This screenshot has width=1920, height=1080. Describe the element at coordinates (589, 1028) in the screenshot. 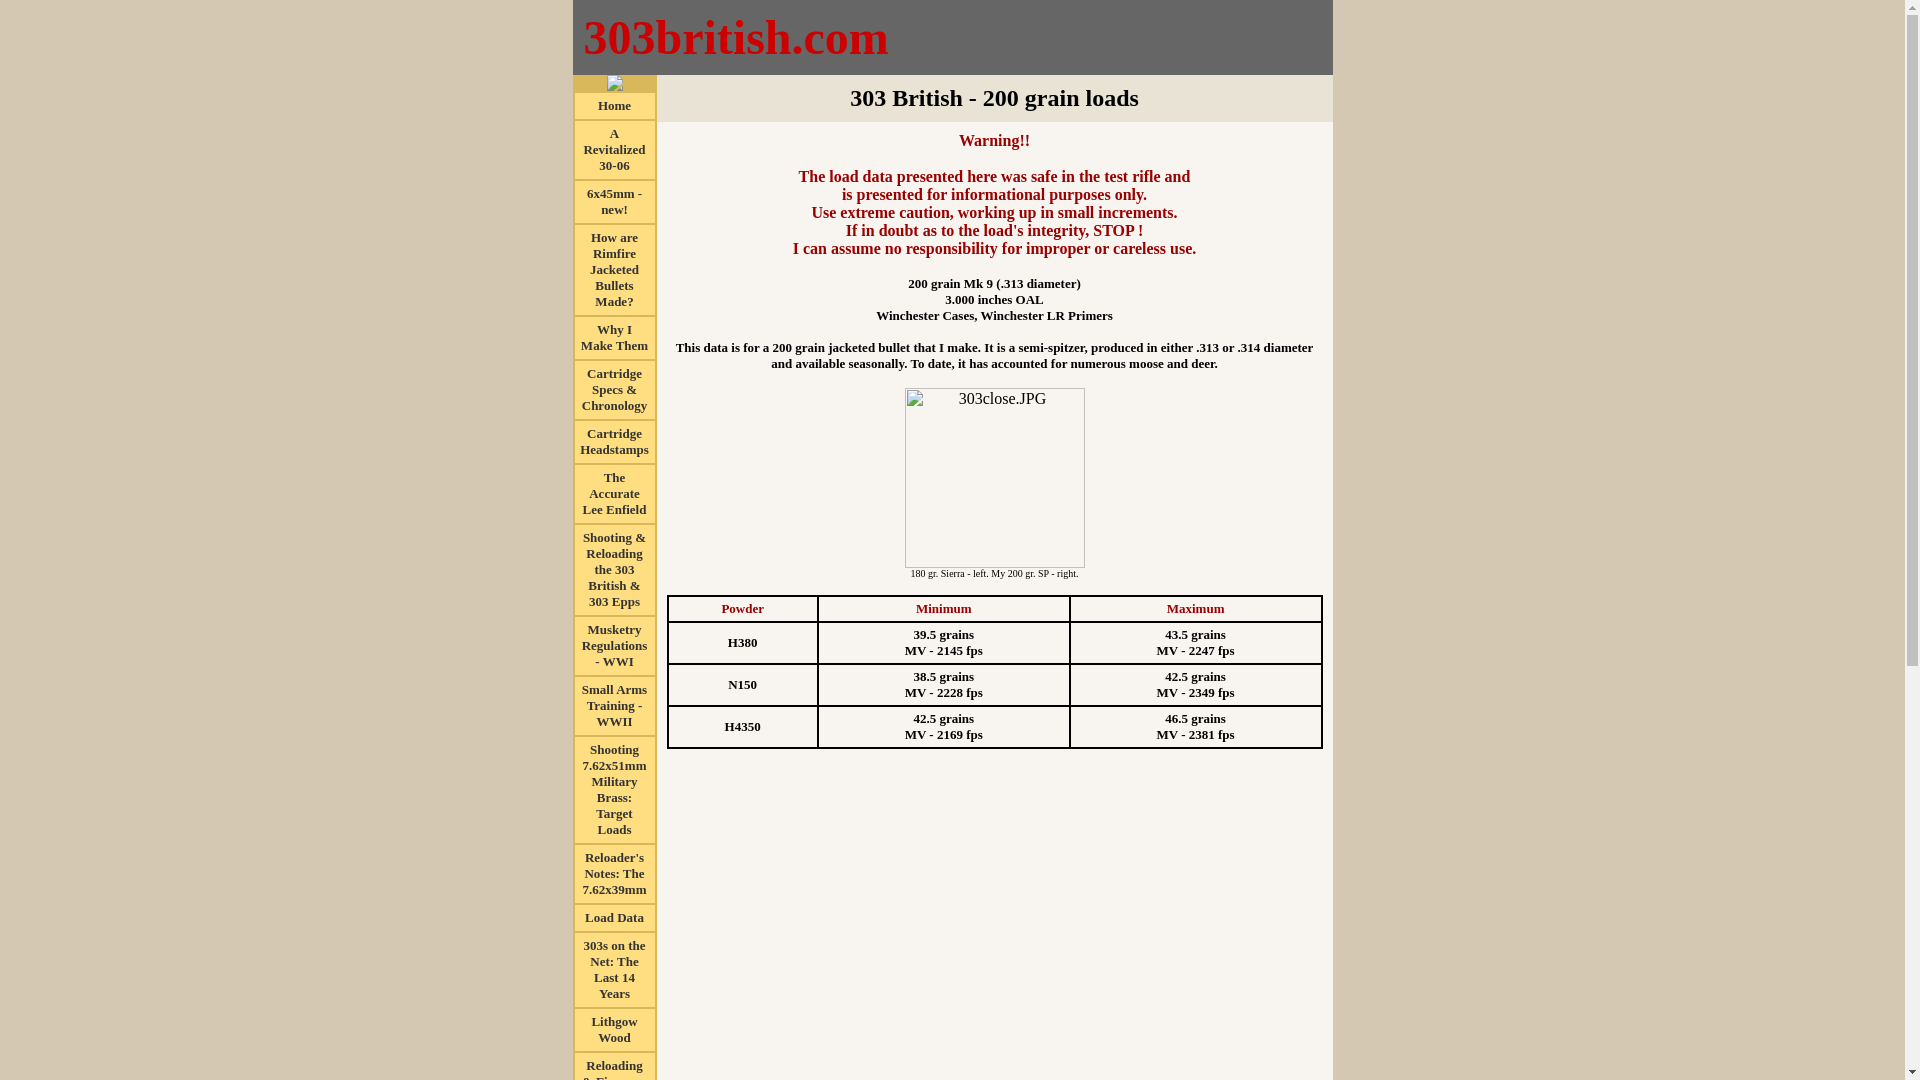

I see `'Lithgow Wood'` at that location.